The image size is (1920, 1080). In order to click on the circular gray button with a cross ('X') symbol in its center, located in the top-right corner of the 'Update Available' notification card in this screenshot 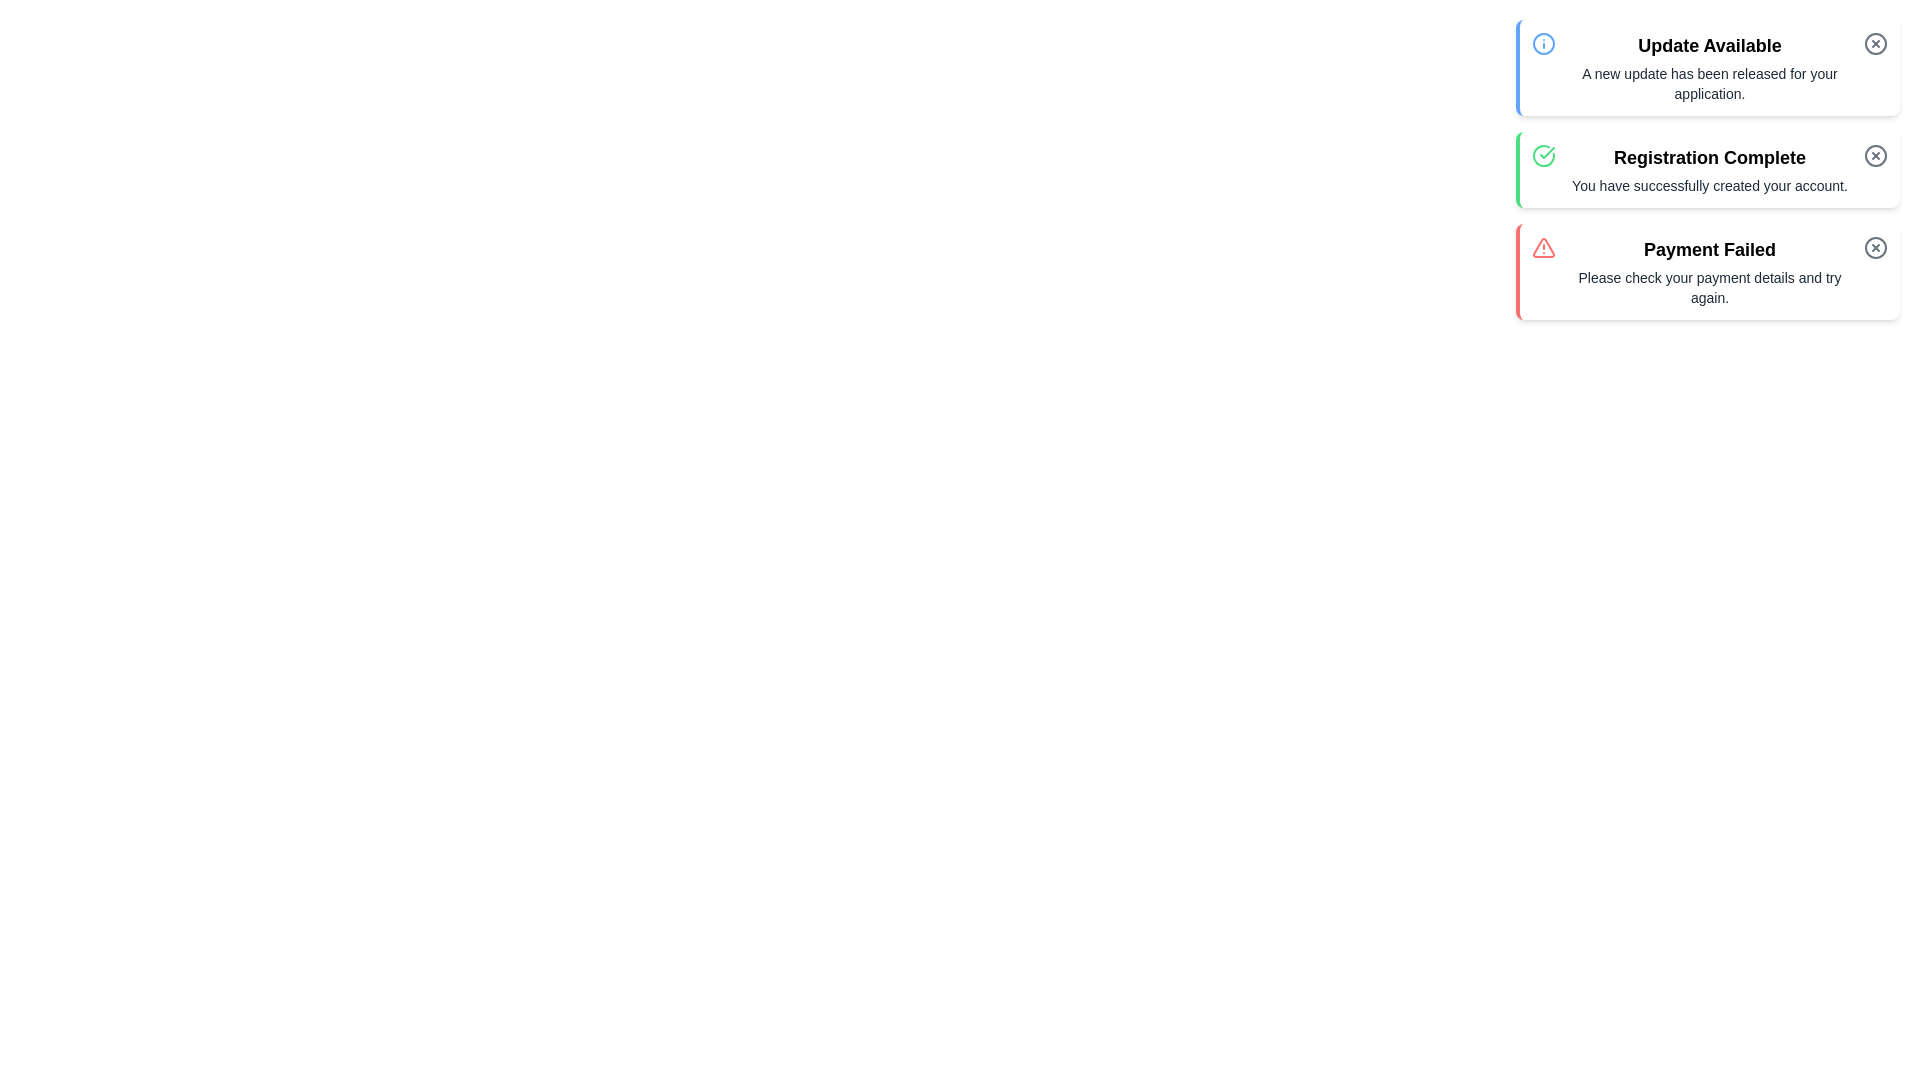, I will do `click(1875, 43)`.